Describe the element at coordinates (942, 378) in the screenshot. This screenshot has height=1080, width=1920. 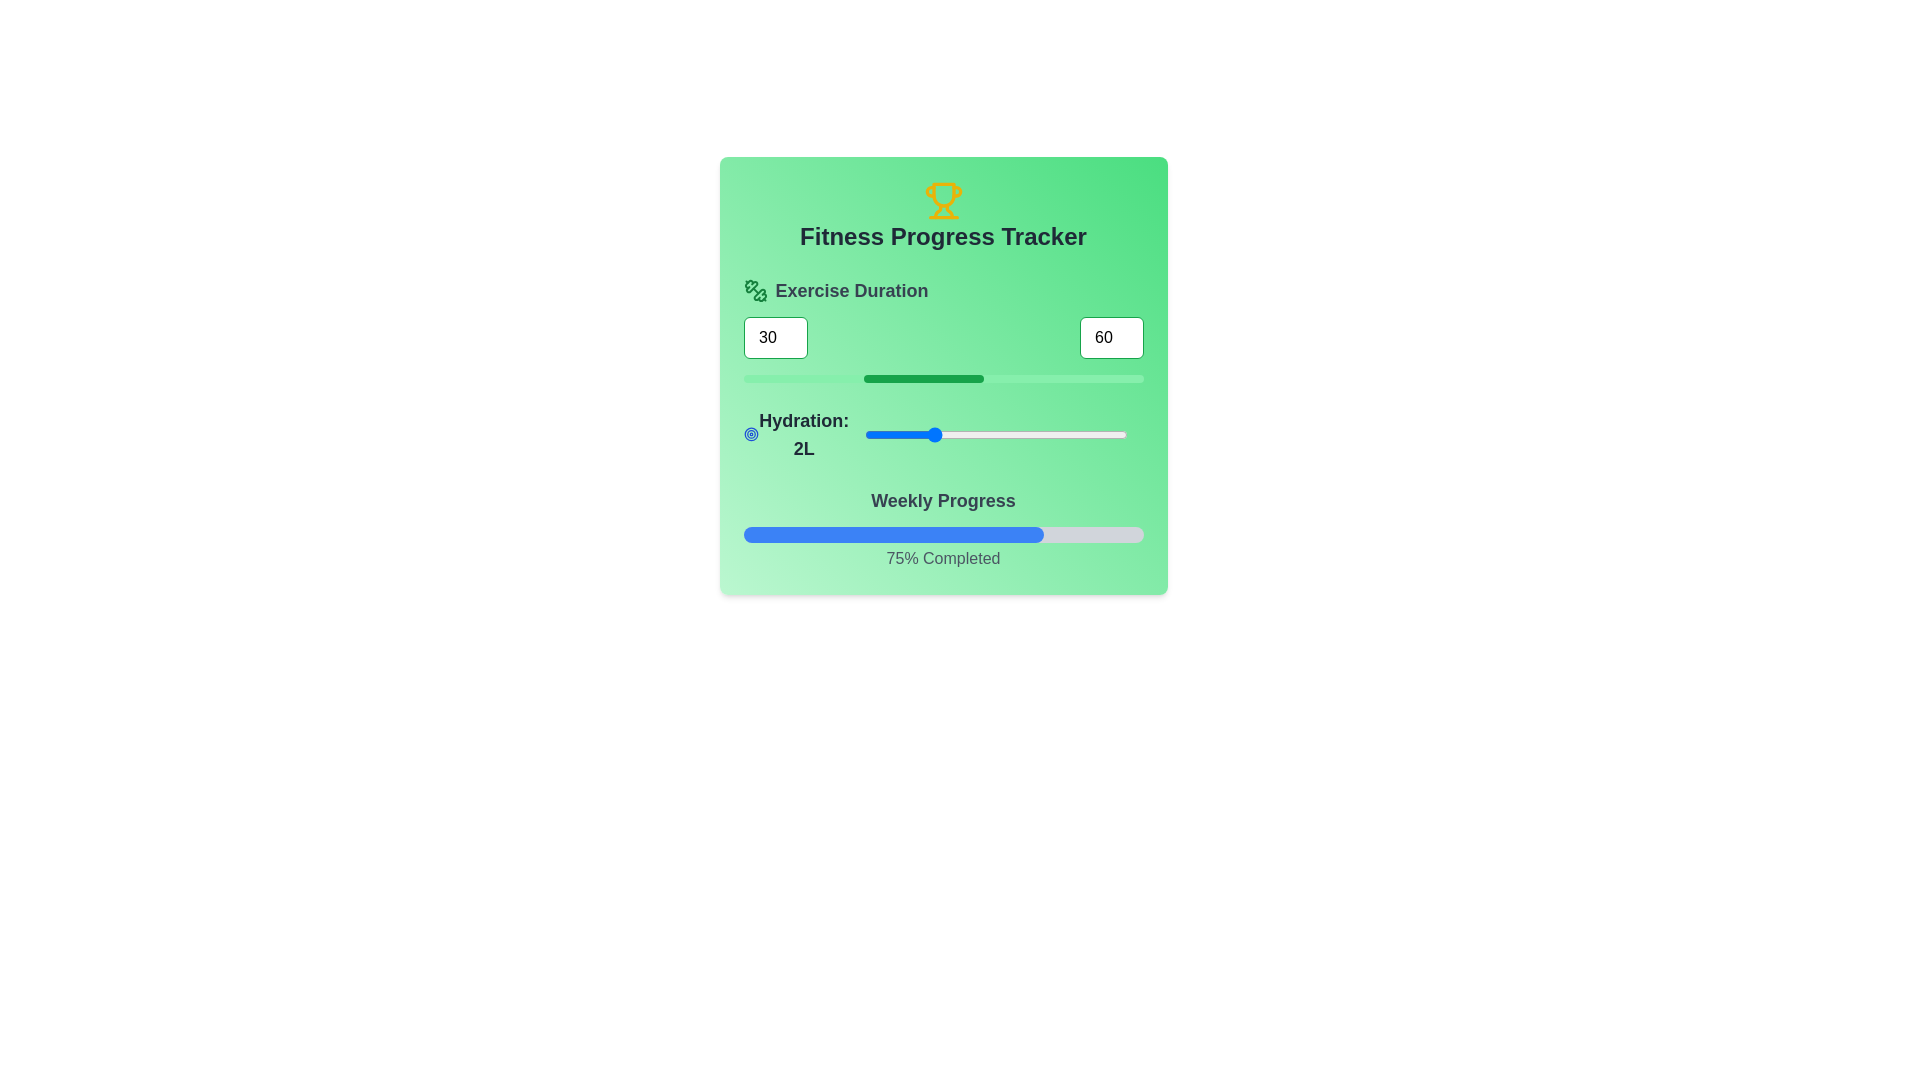
I see `the Progress Bar located below the 'Exercise Duration' label, which is a horizontal bar with a green background and rounded corners, indicating the progress visually` at that location.